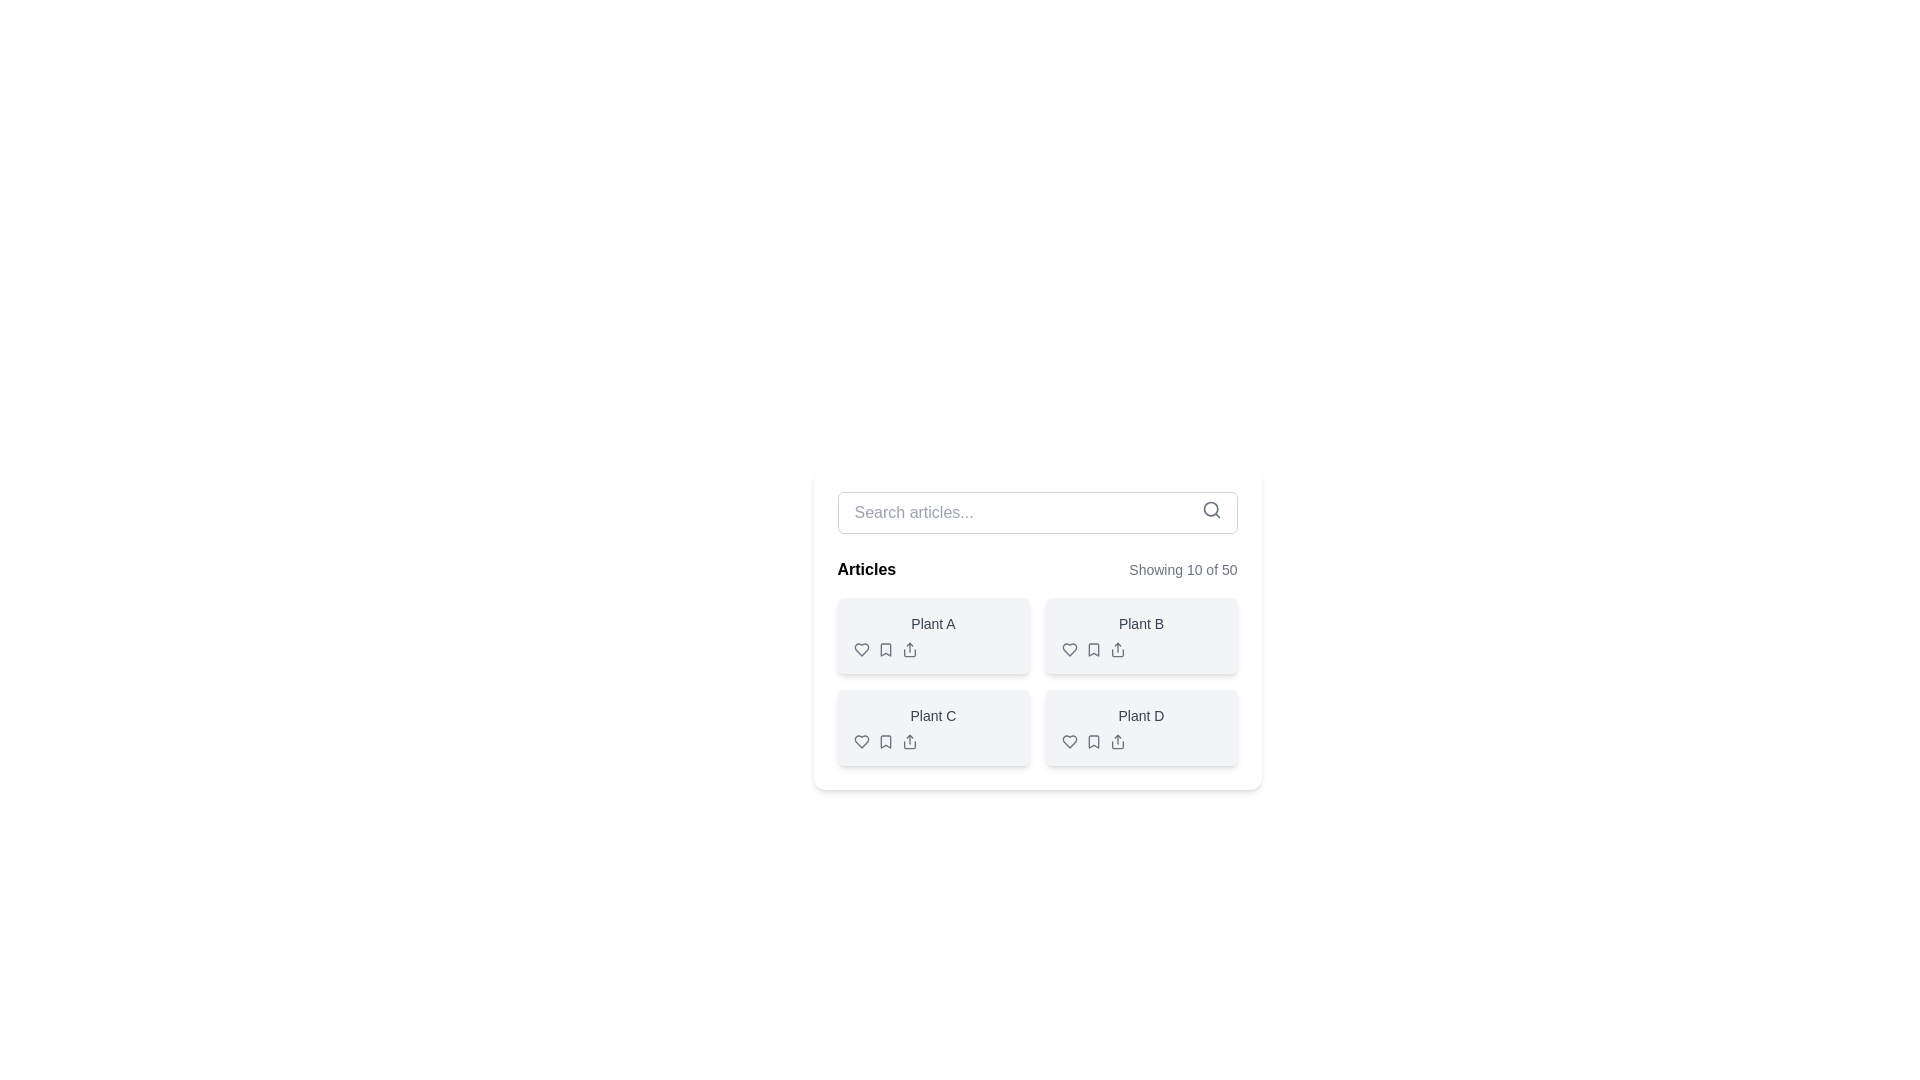  What do you see at coordinates (1210, 508) in the screenshot?
I see `the magnifying glass icon located in the top-right corner of the search bar to potentially see additional information` at bounding box center [1210, 508].